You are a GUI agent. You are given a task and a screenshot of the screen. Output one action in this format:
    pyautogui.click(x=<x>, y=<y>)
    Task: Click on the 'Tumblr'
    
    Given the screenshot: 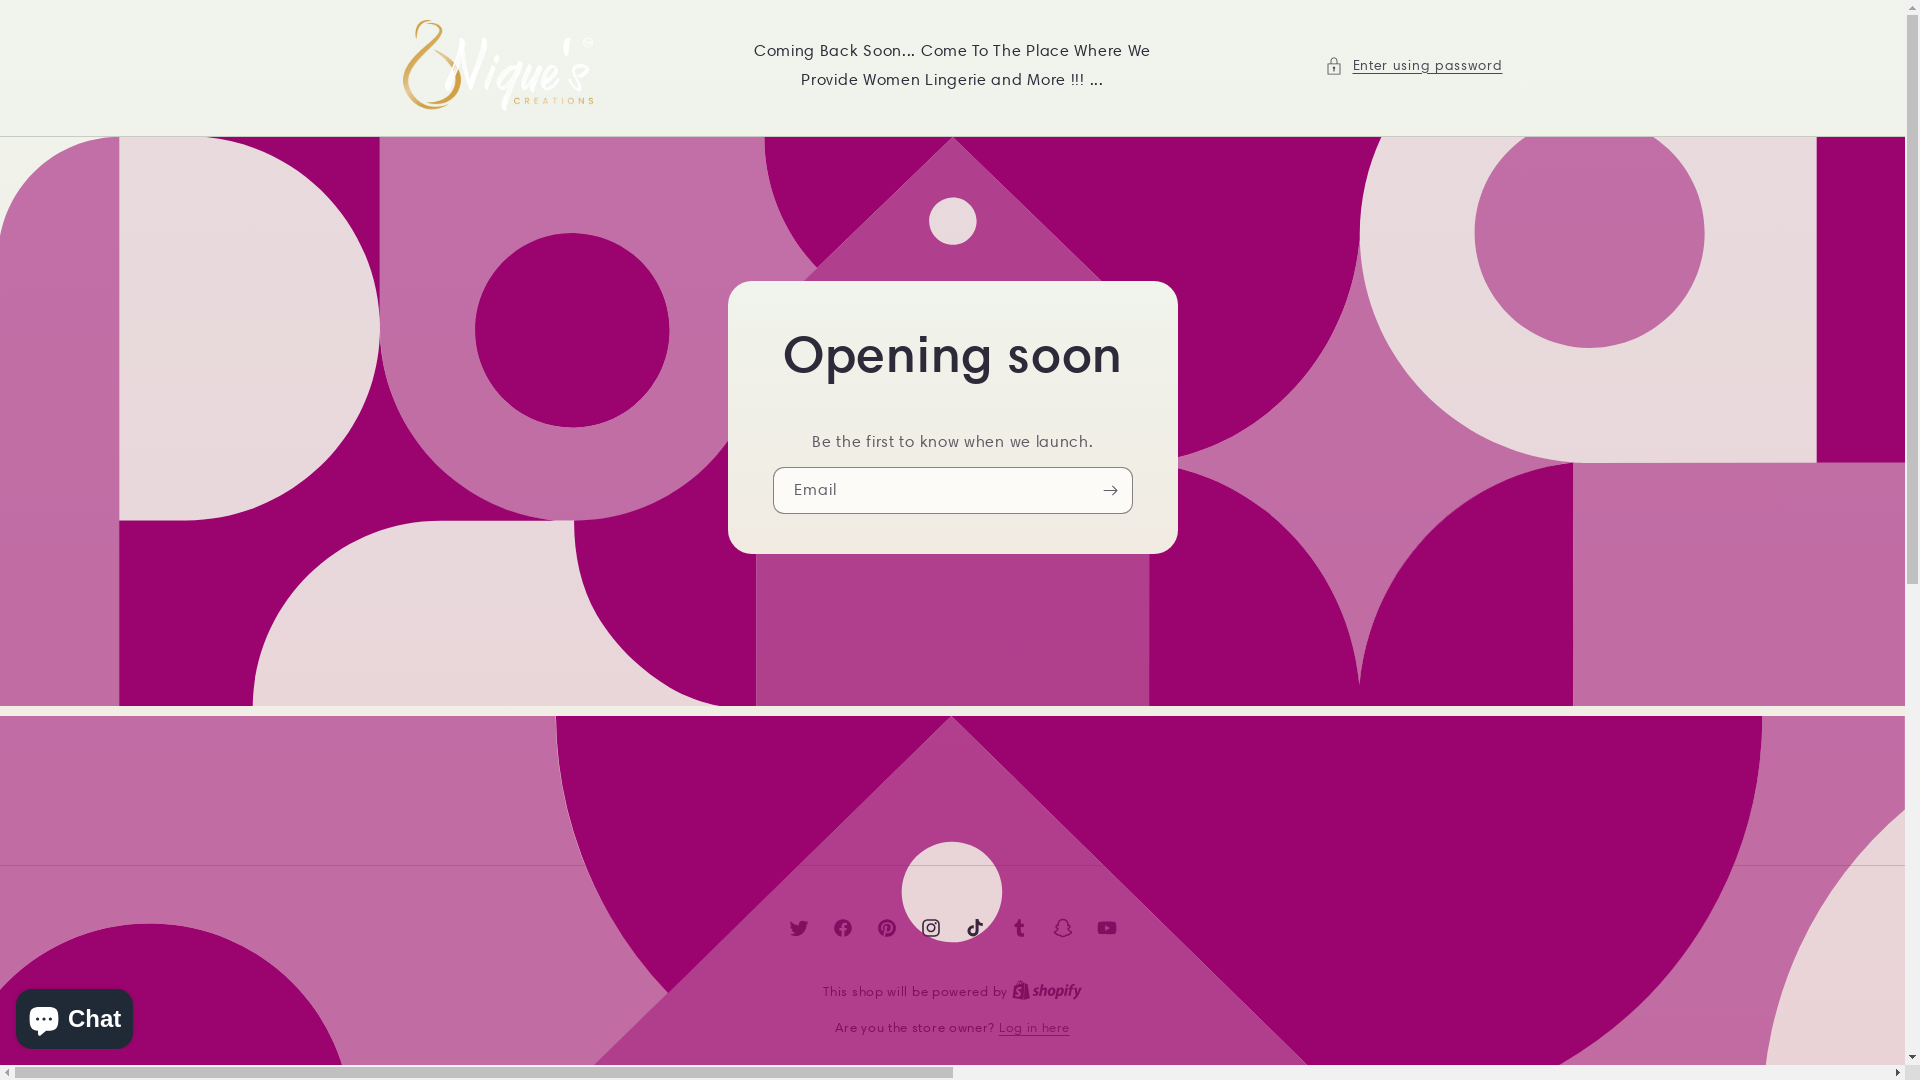 What is the action you would take?
    pyautogui.click(x=1017, y=928)
    